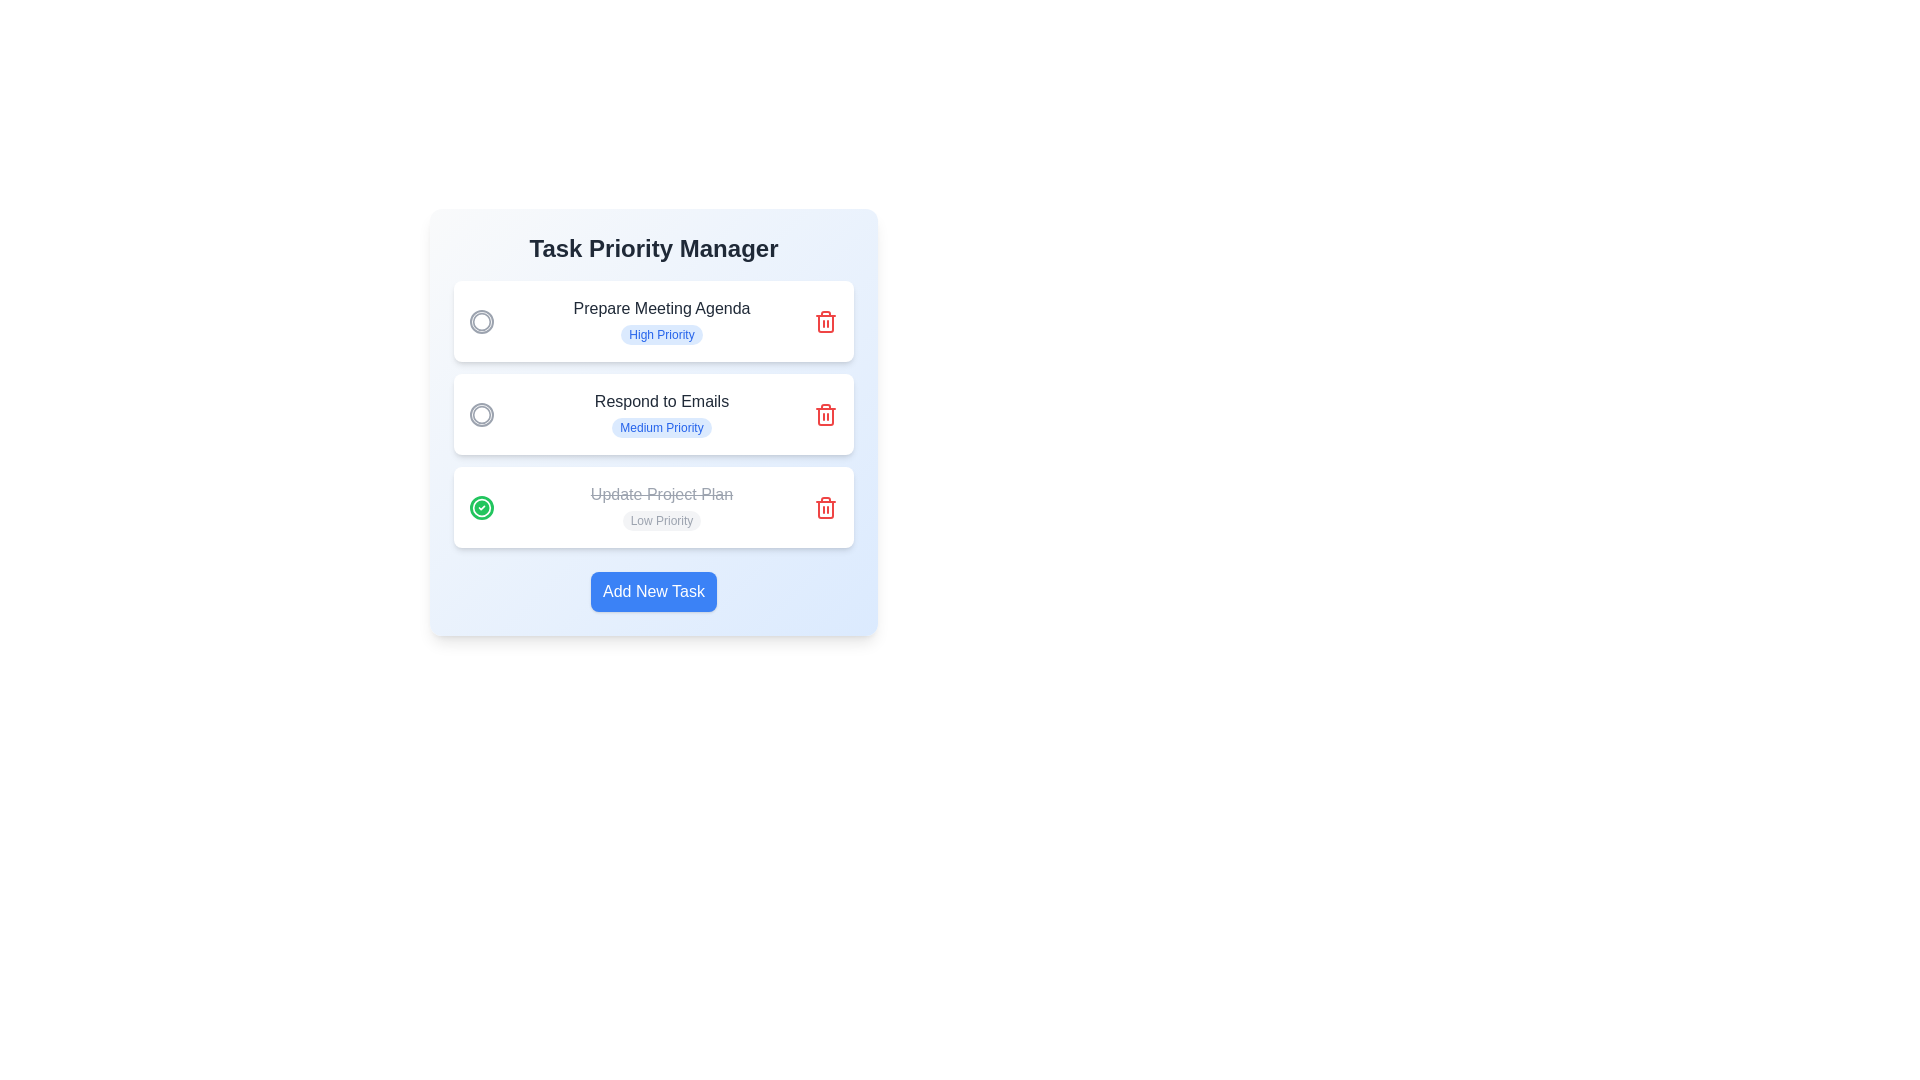 The image size is (1920, 1080). I want to click on the first text label, so click(662, 308).